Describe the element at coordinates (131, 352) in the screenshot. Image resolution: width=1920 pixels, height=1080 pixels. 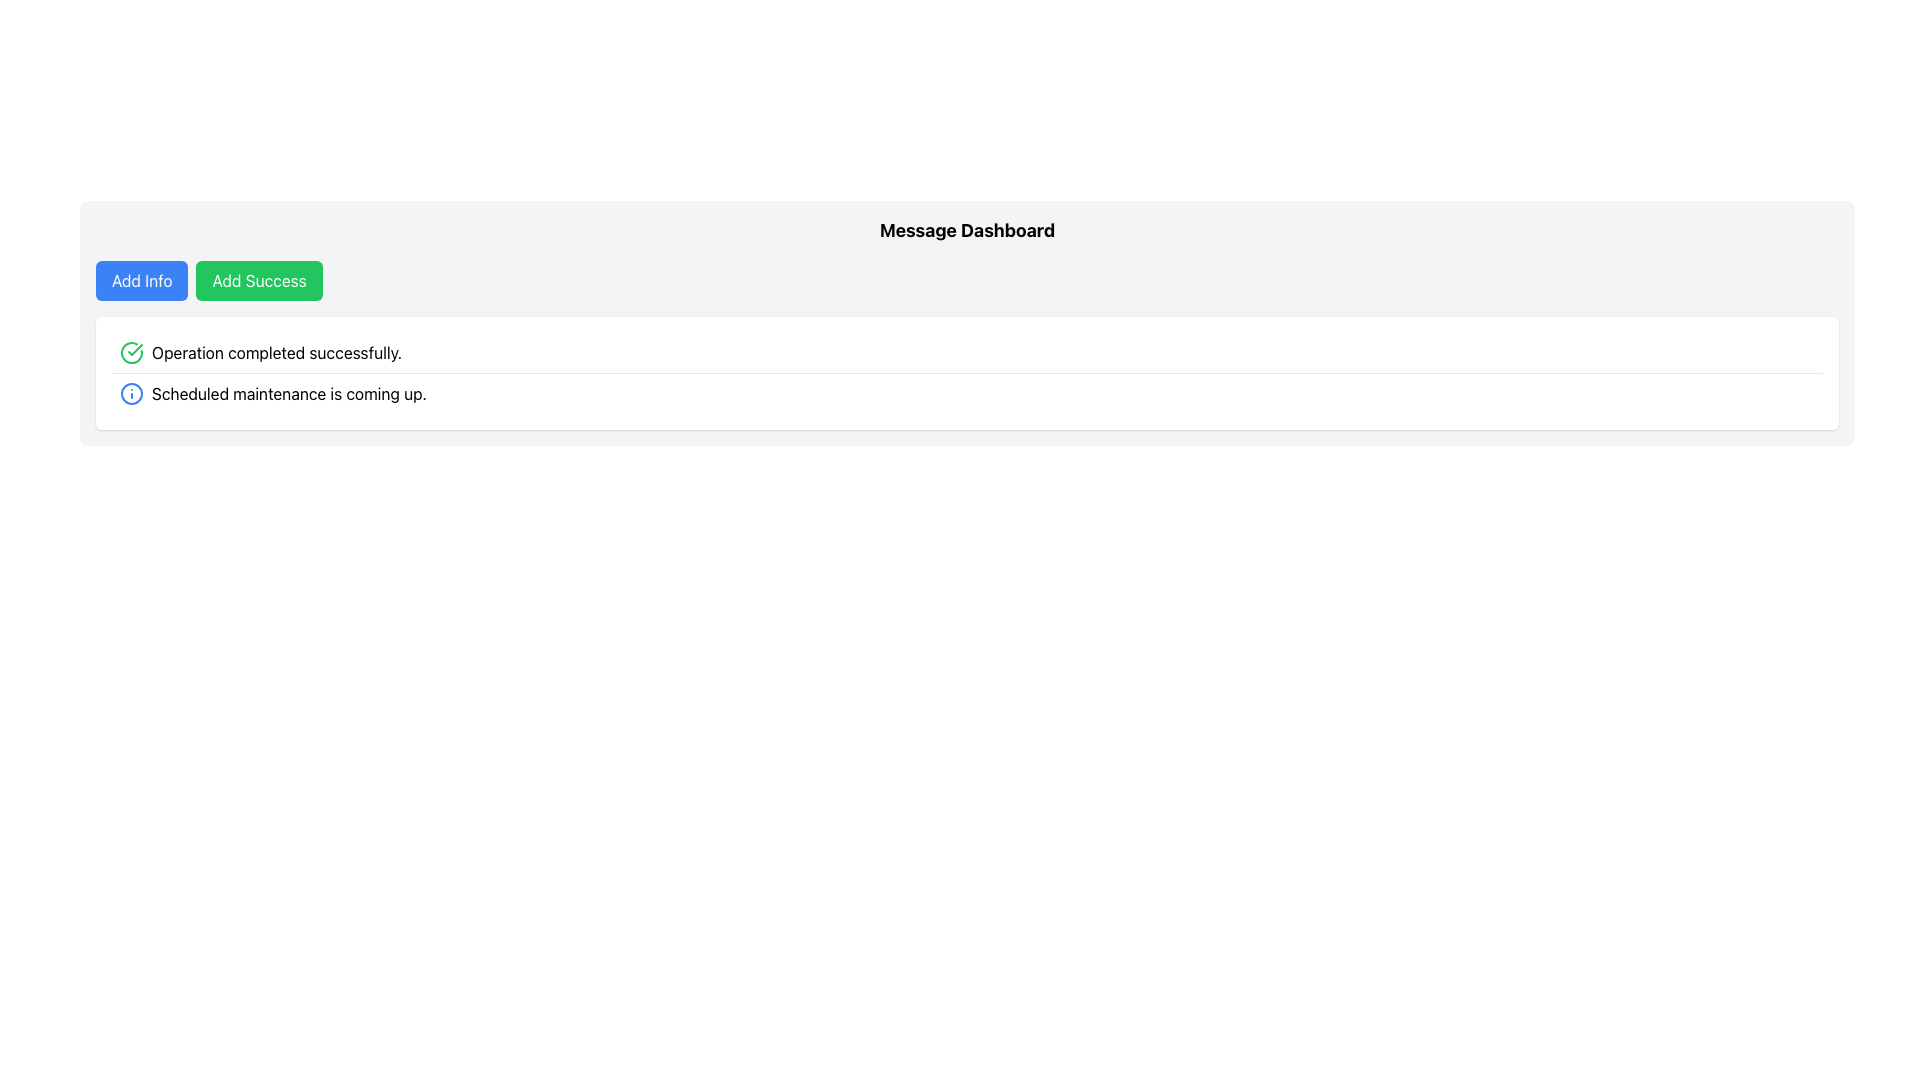
I see `the circular icon containing a green checkmark that indicates success, located to the left of the text message 'Operation completed successfully.'` at that location.